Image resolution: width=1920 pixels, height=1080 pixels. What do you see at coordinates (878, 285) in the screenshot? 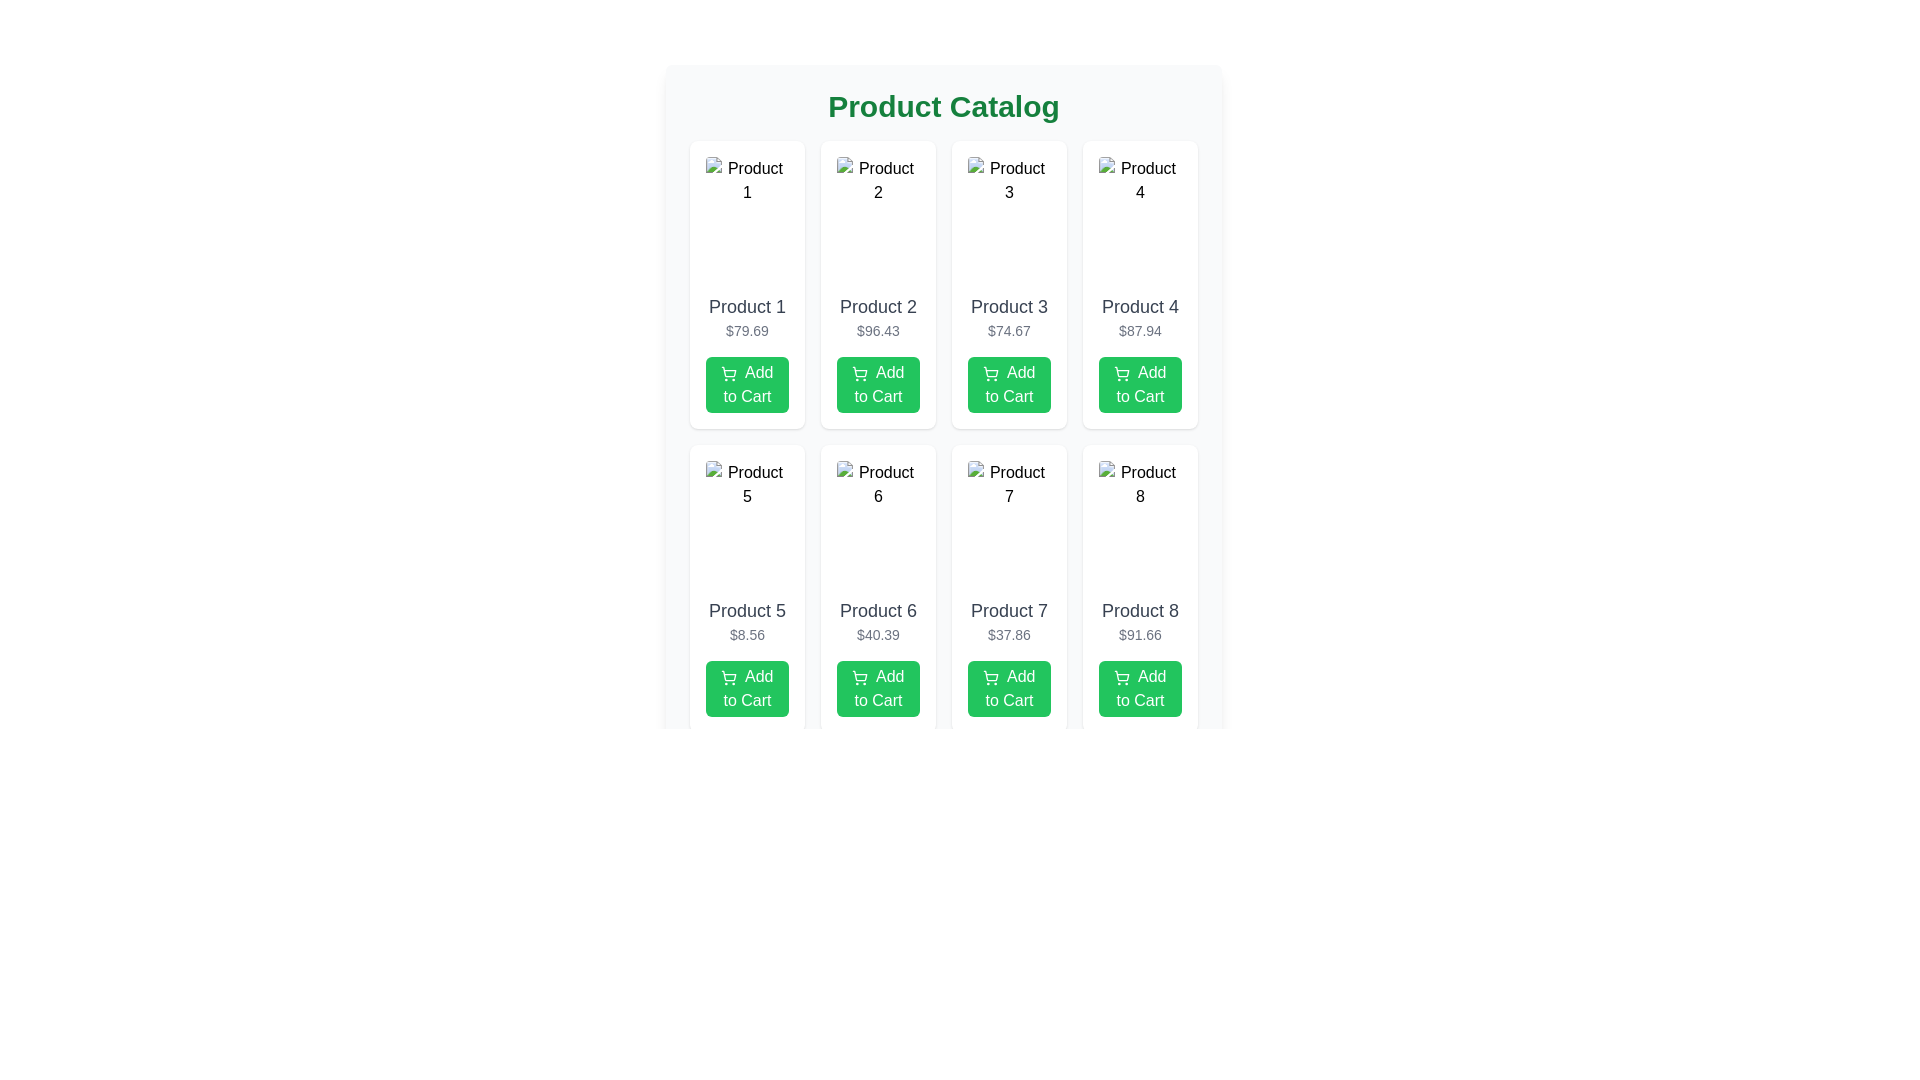
I see `the card displaying details about 'Product 2', which is the second item in the first row of the grid layout` at bounding box center [878, 285].